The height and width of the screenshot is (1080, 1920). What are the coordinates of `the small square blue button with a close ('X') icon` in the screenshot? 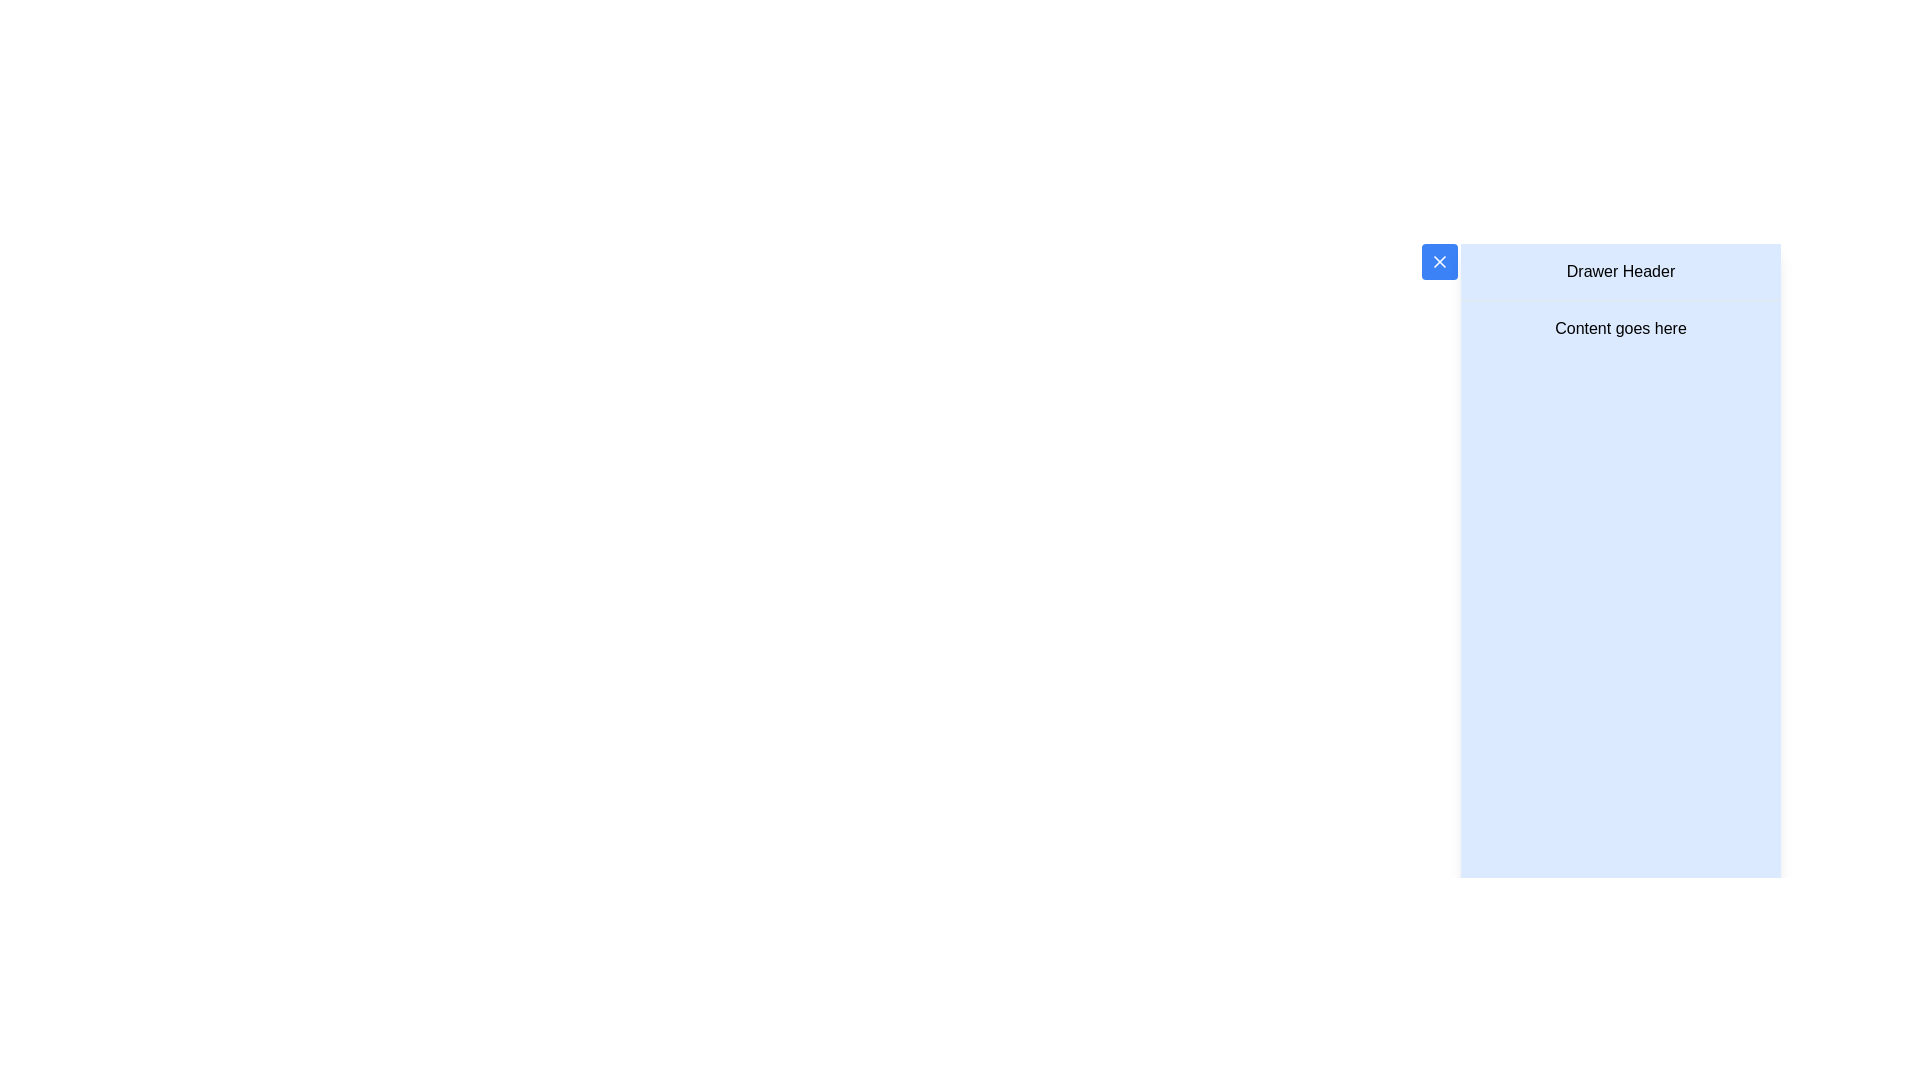 It's located at (1438, 261).